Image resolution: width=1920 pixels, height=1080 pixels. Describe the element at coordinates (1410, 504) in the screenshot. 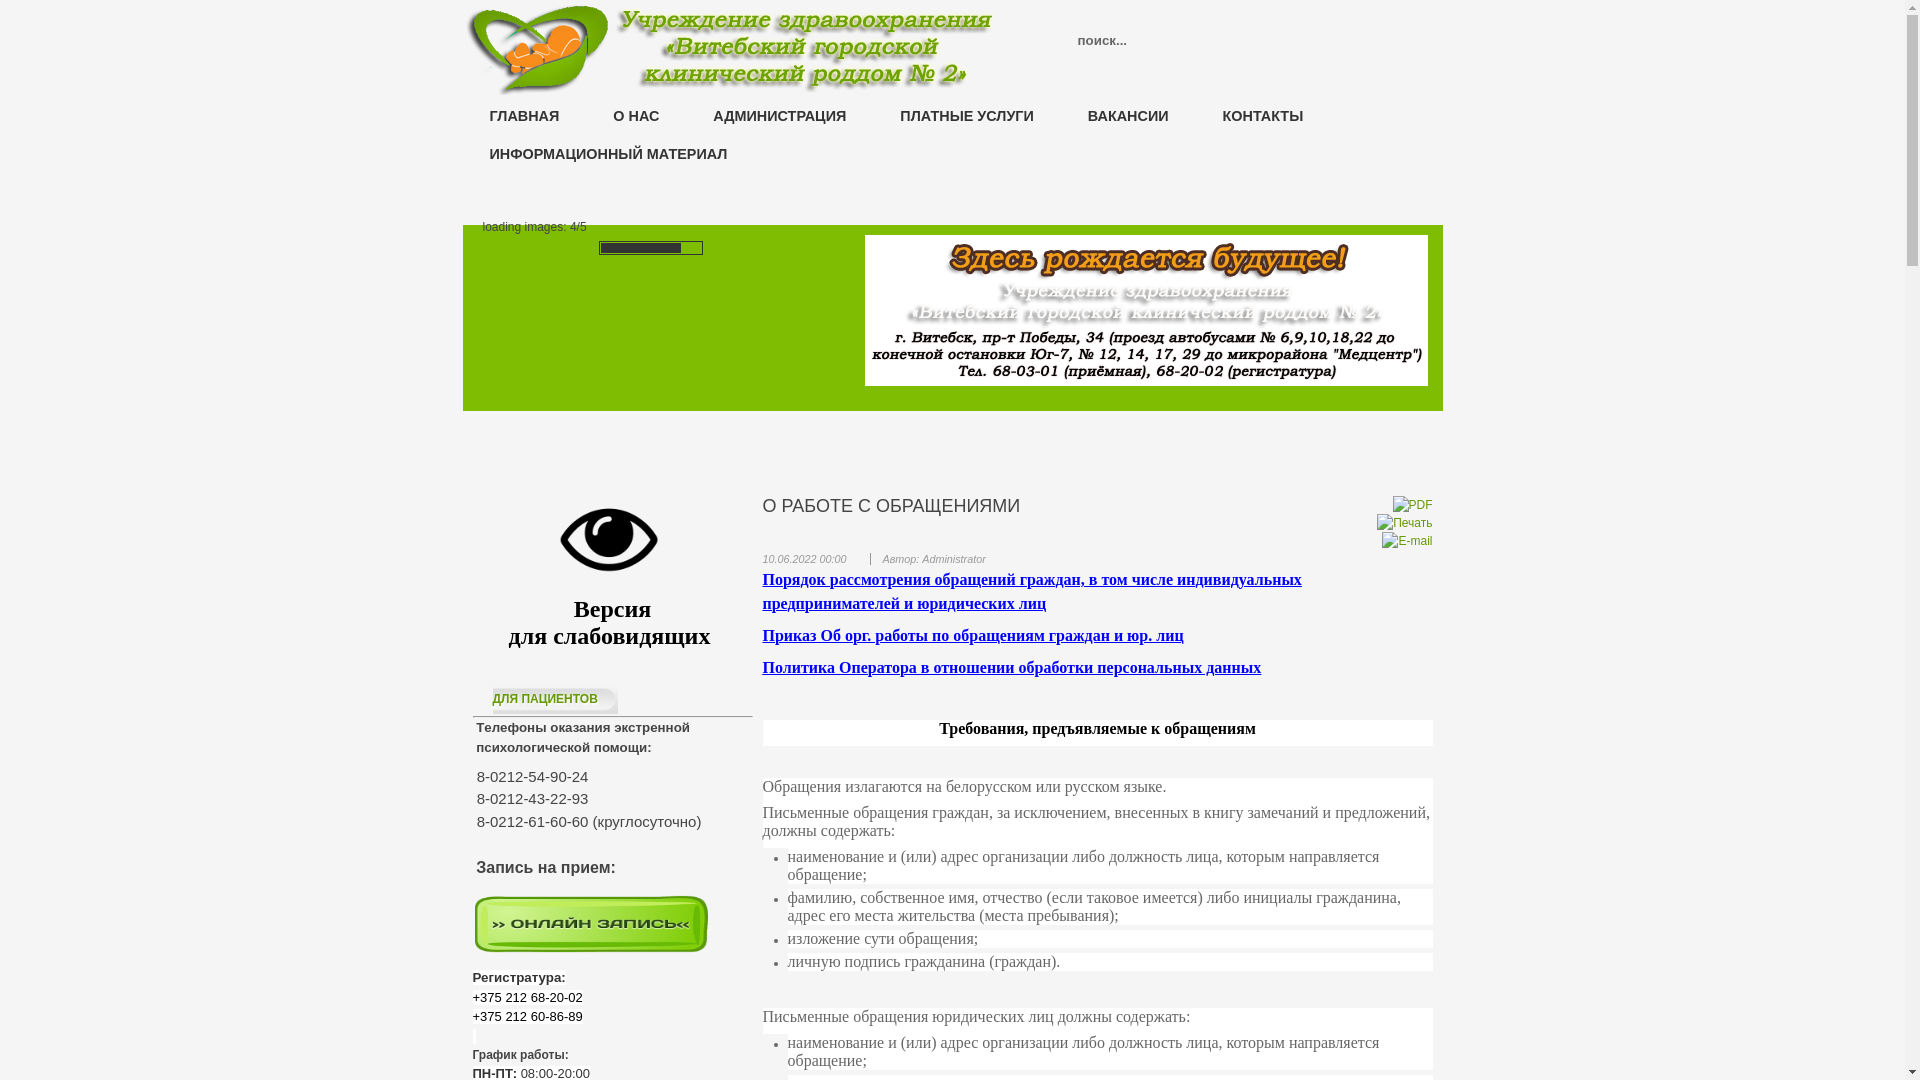

I see `'PDF'` at that location.